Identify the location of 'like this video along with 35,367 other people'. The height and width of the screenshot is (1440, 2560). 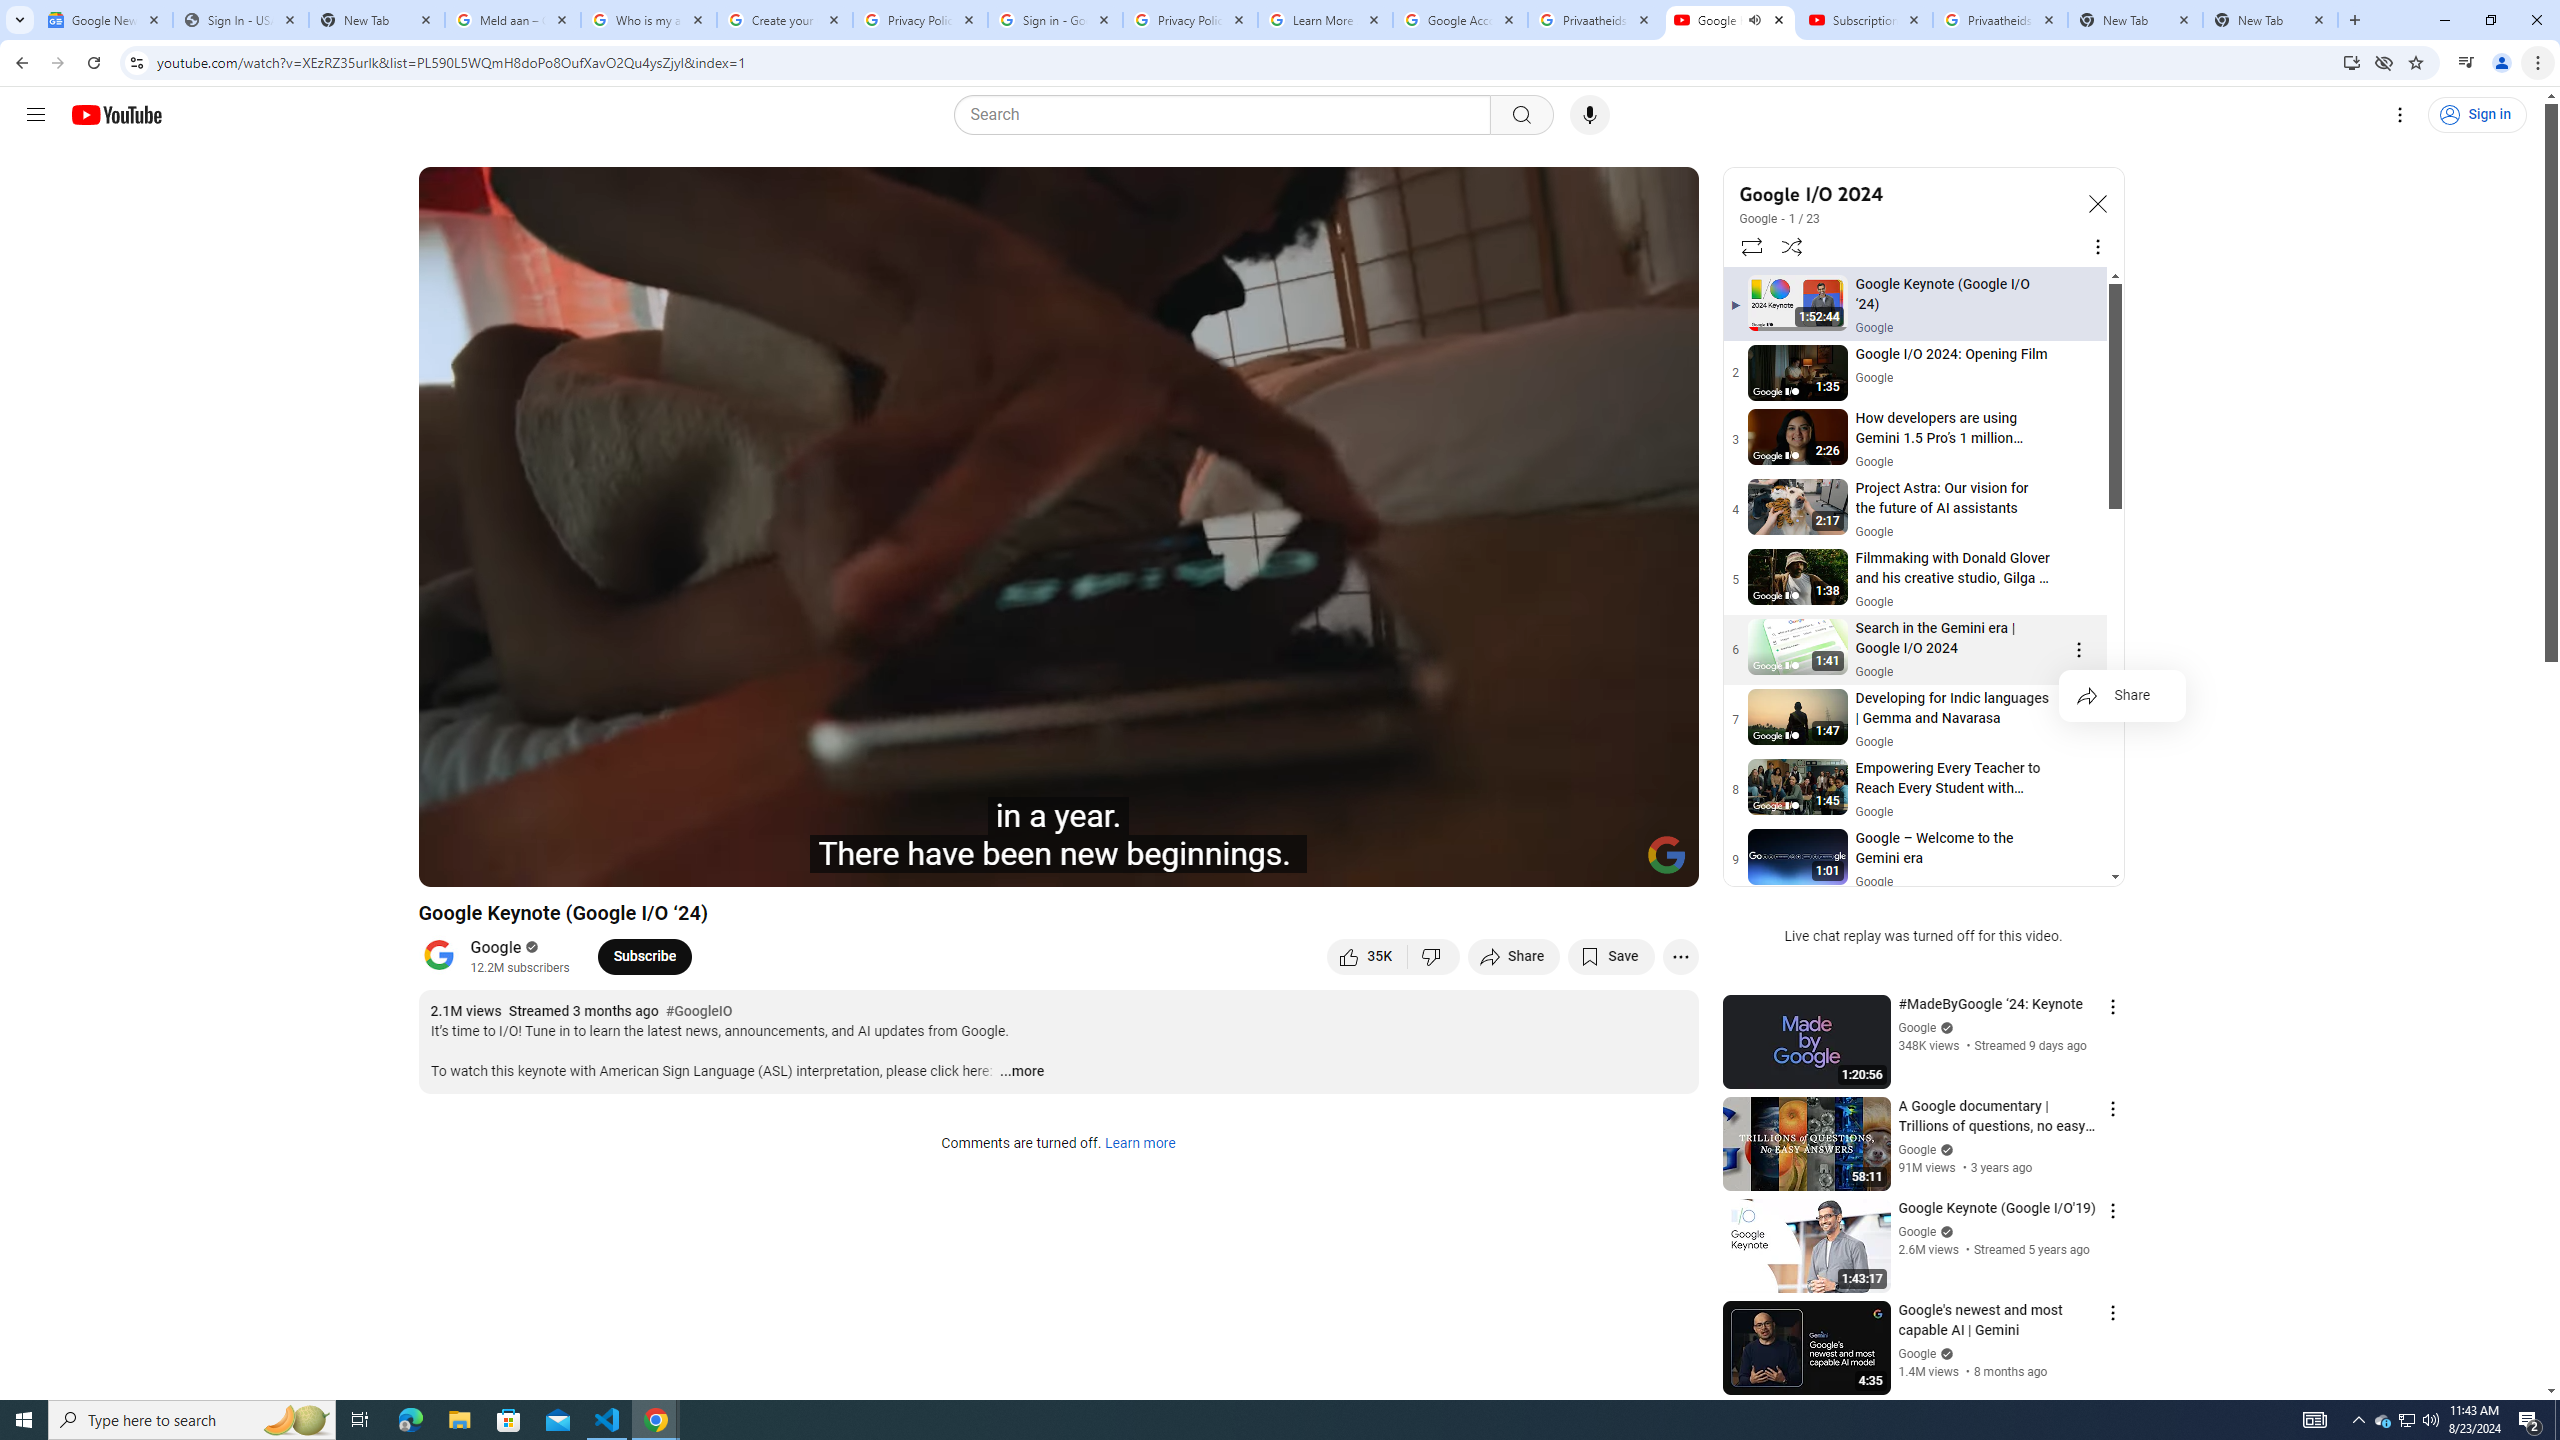
(1366, 955).